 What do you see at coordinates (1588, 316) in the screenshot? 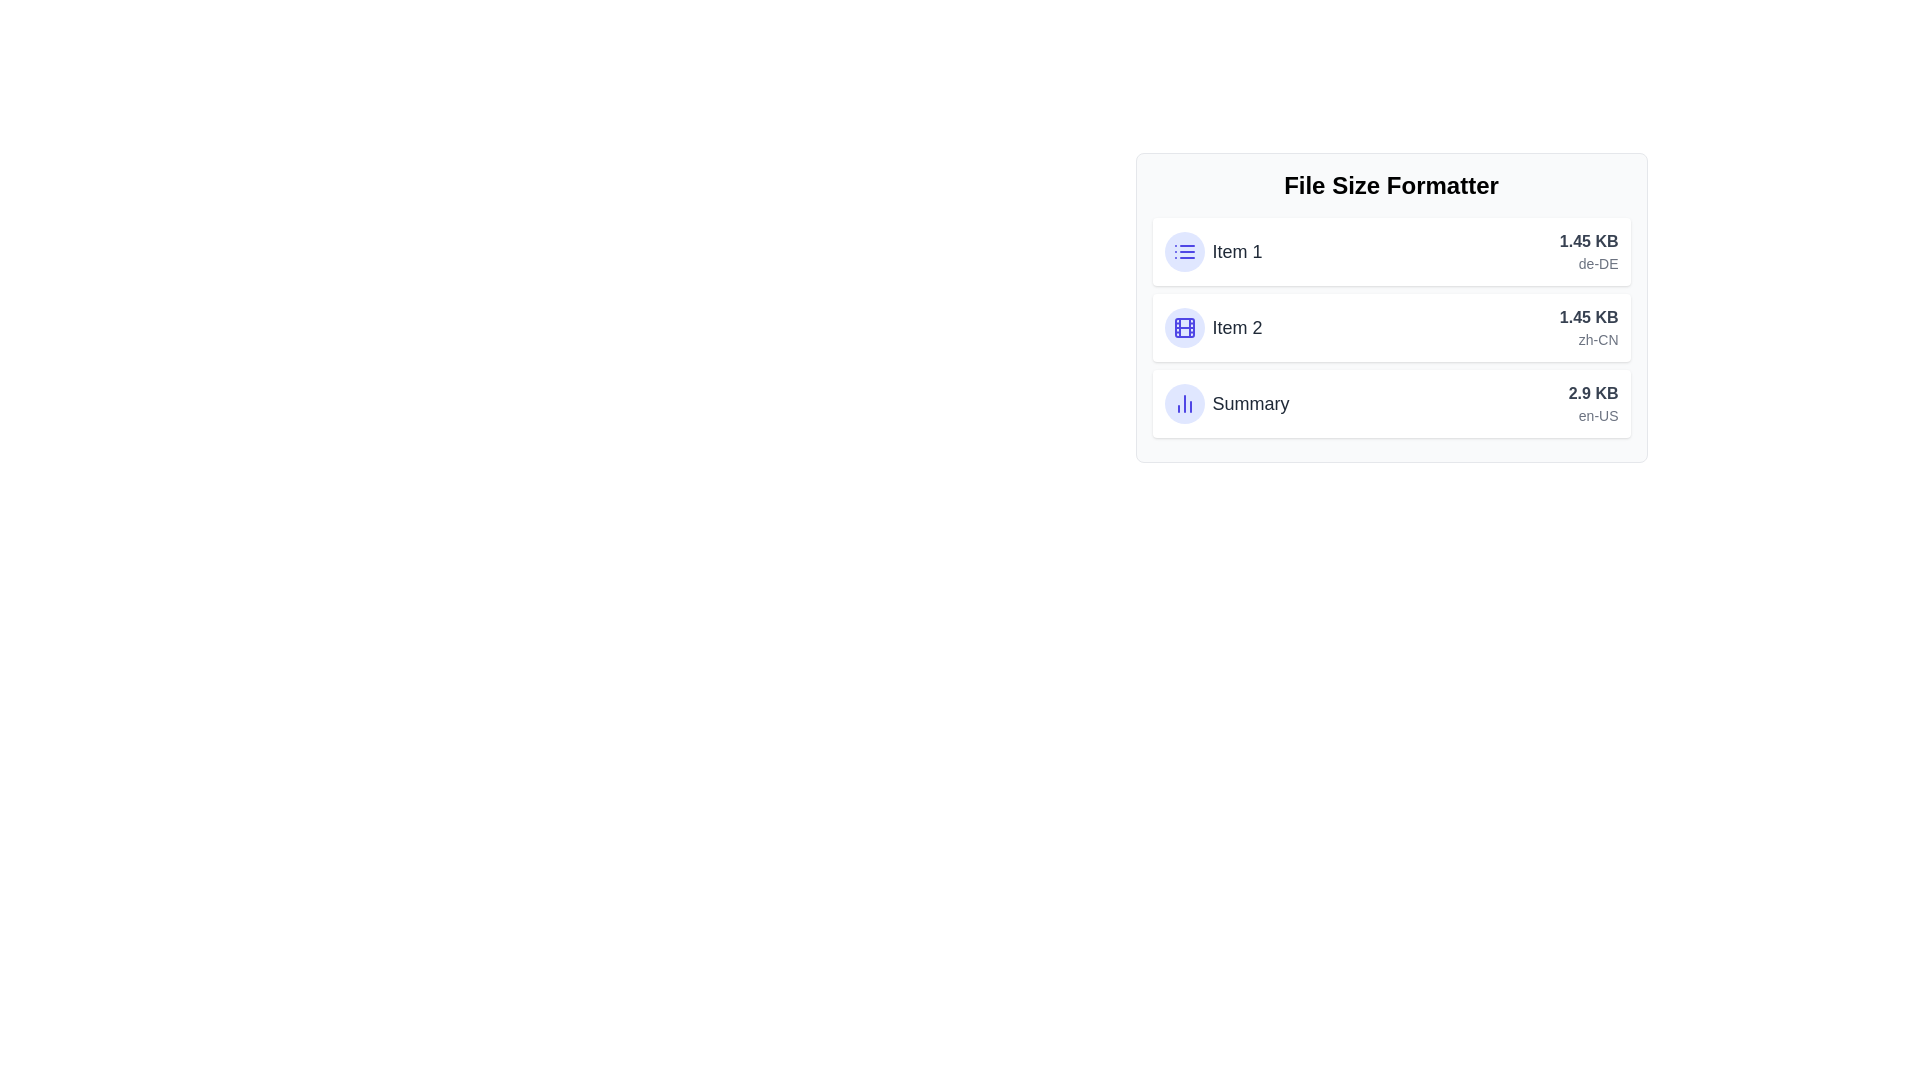
I see `the Text label displaying the file size for 'Item 2' for accessibility navigation` at bounding box center [1588, 316].